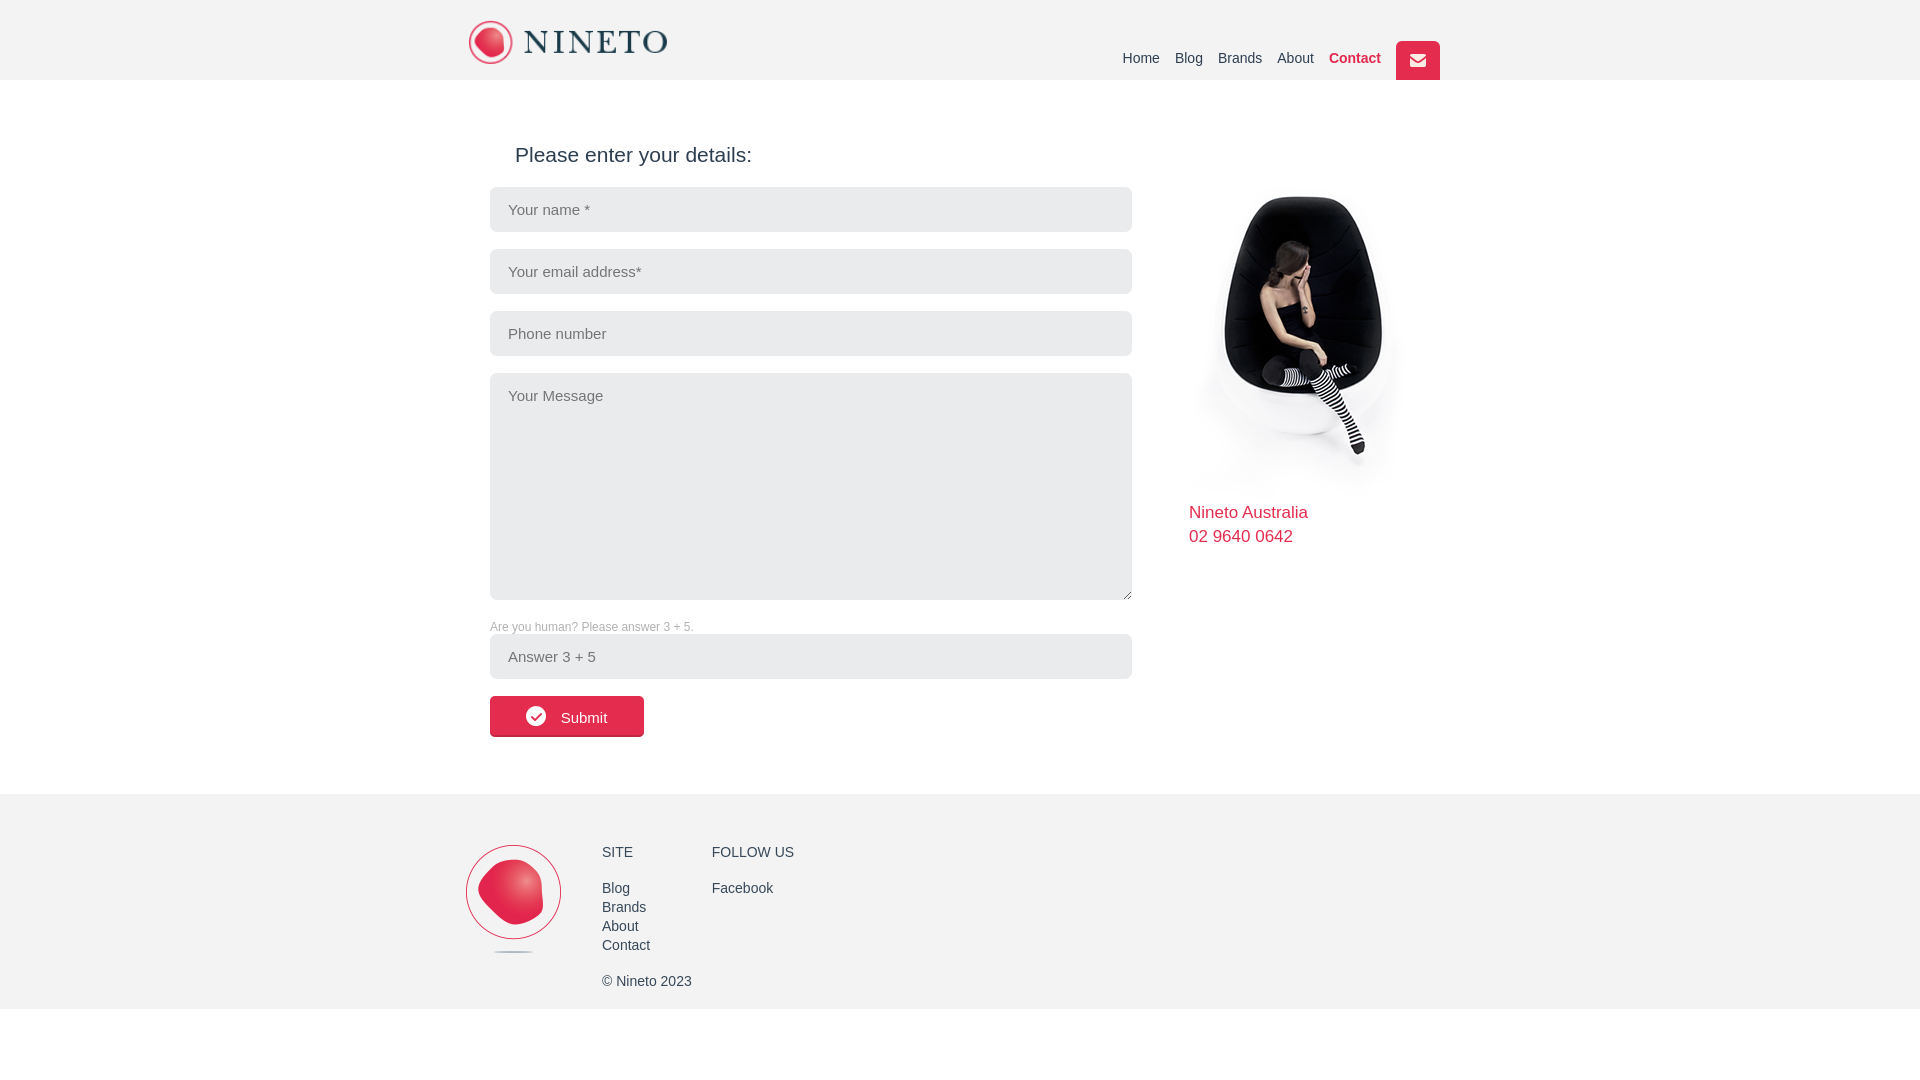 The width and height of the screenshot is (1920, 1080). What do you see at coordinates (623, 906) in the screenshot?
I see `'Brands'` at bounding box center [623, 906].